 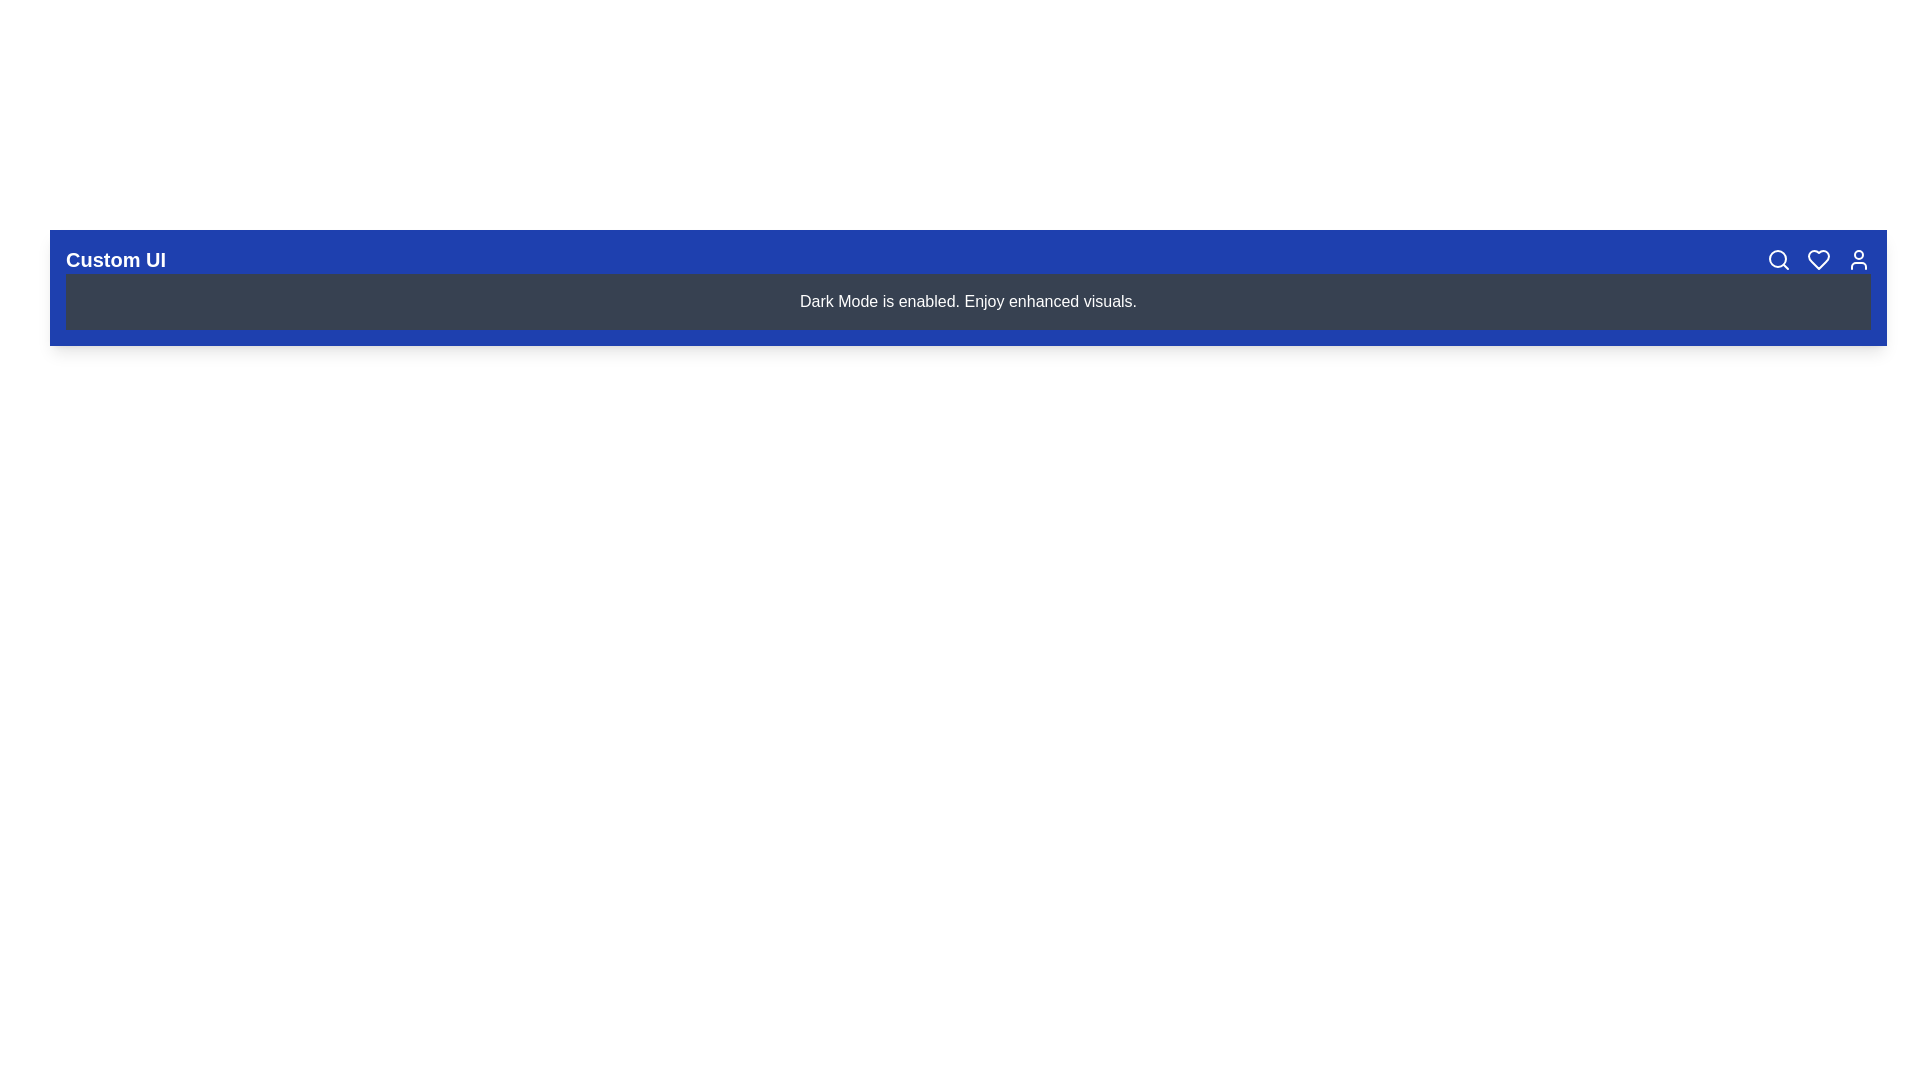 I want to click on the 'Custom UI' title in the header, so click(x=114, y=258).